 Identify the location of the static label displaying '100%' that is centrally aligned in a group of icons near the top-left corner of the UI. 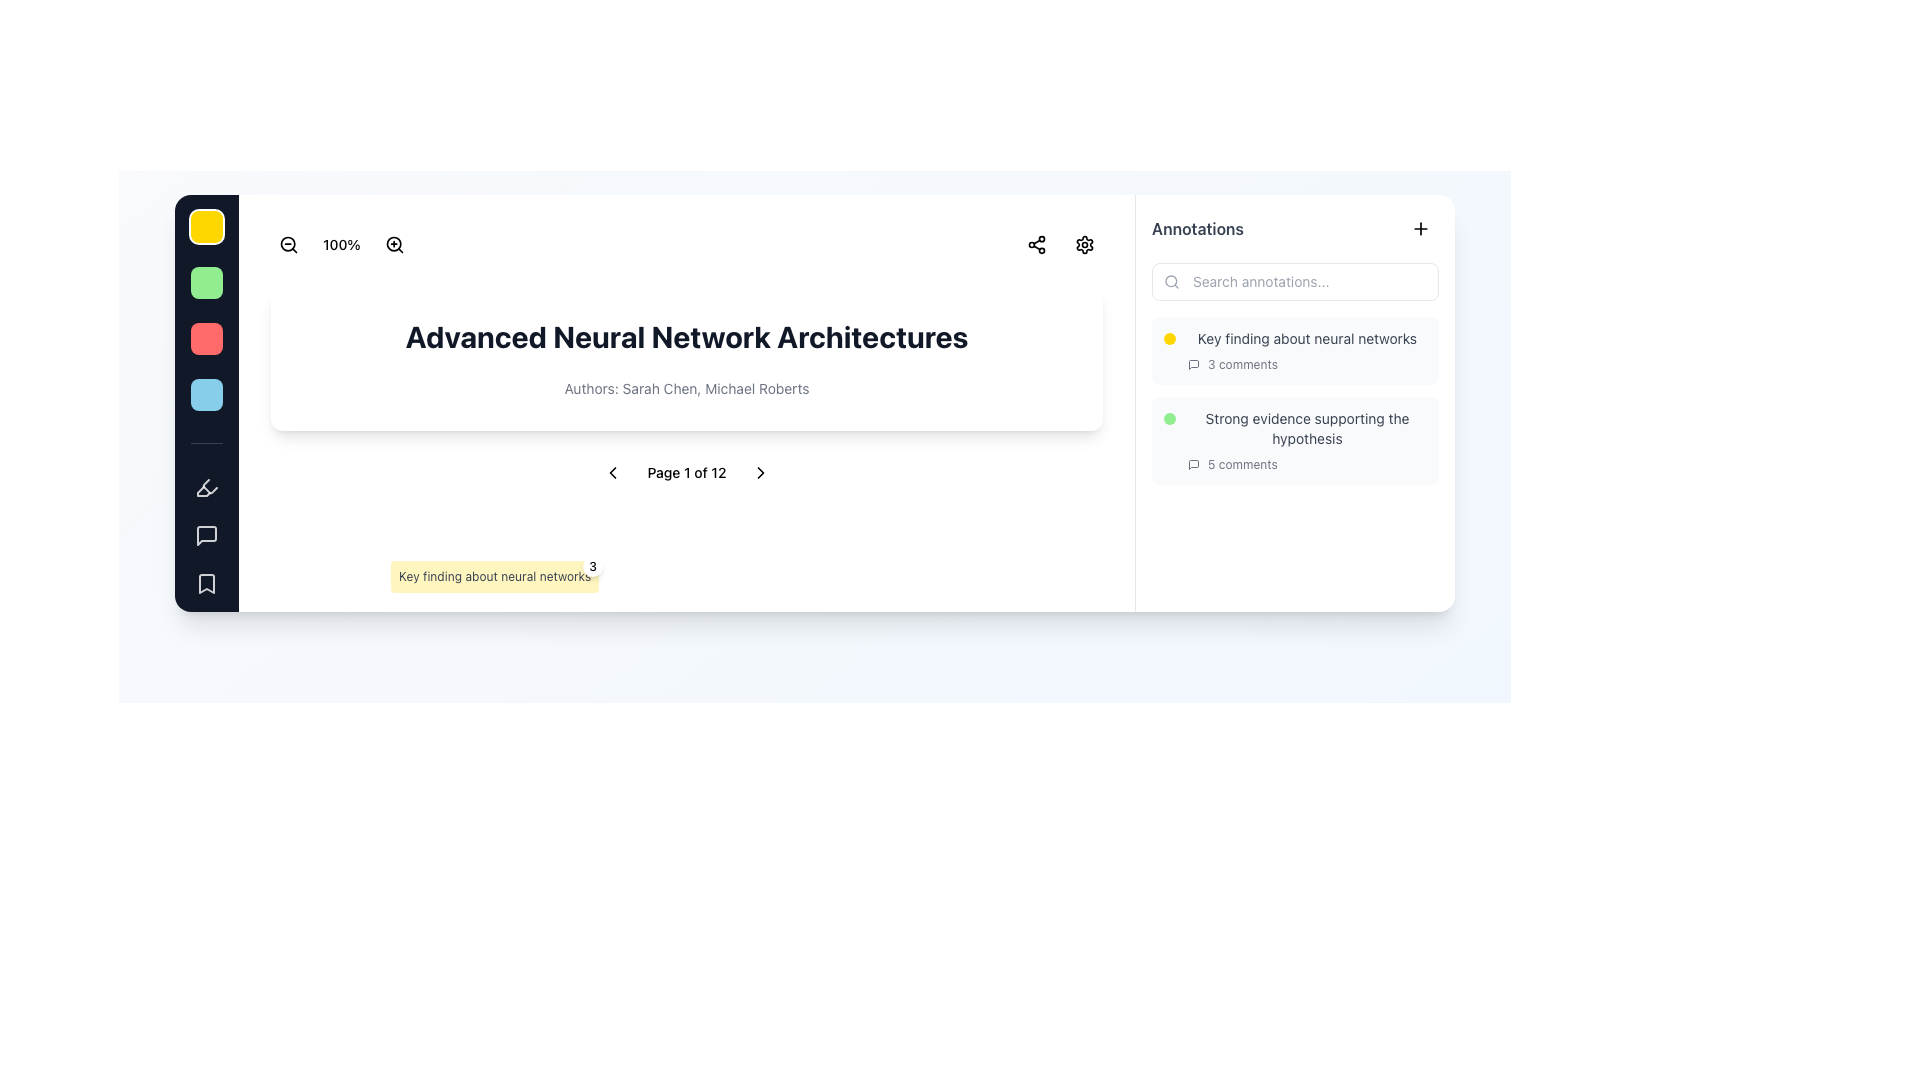
(341, 244).